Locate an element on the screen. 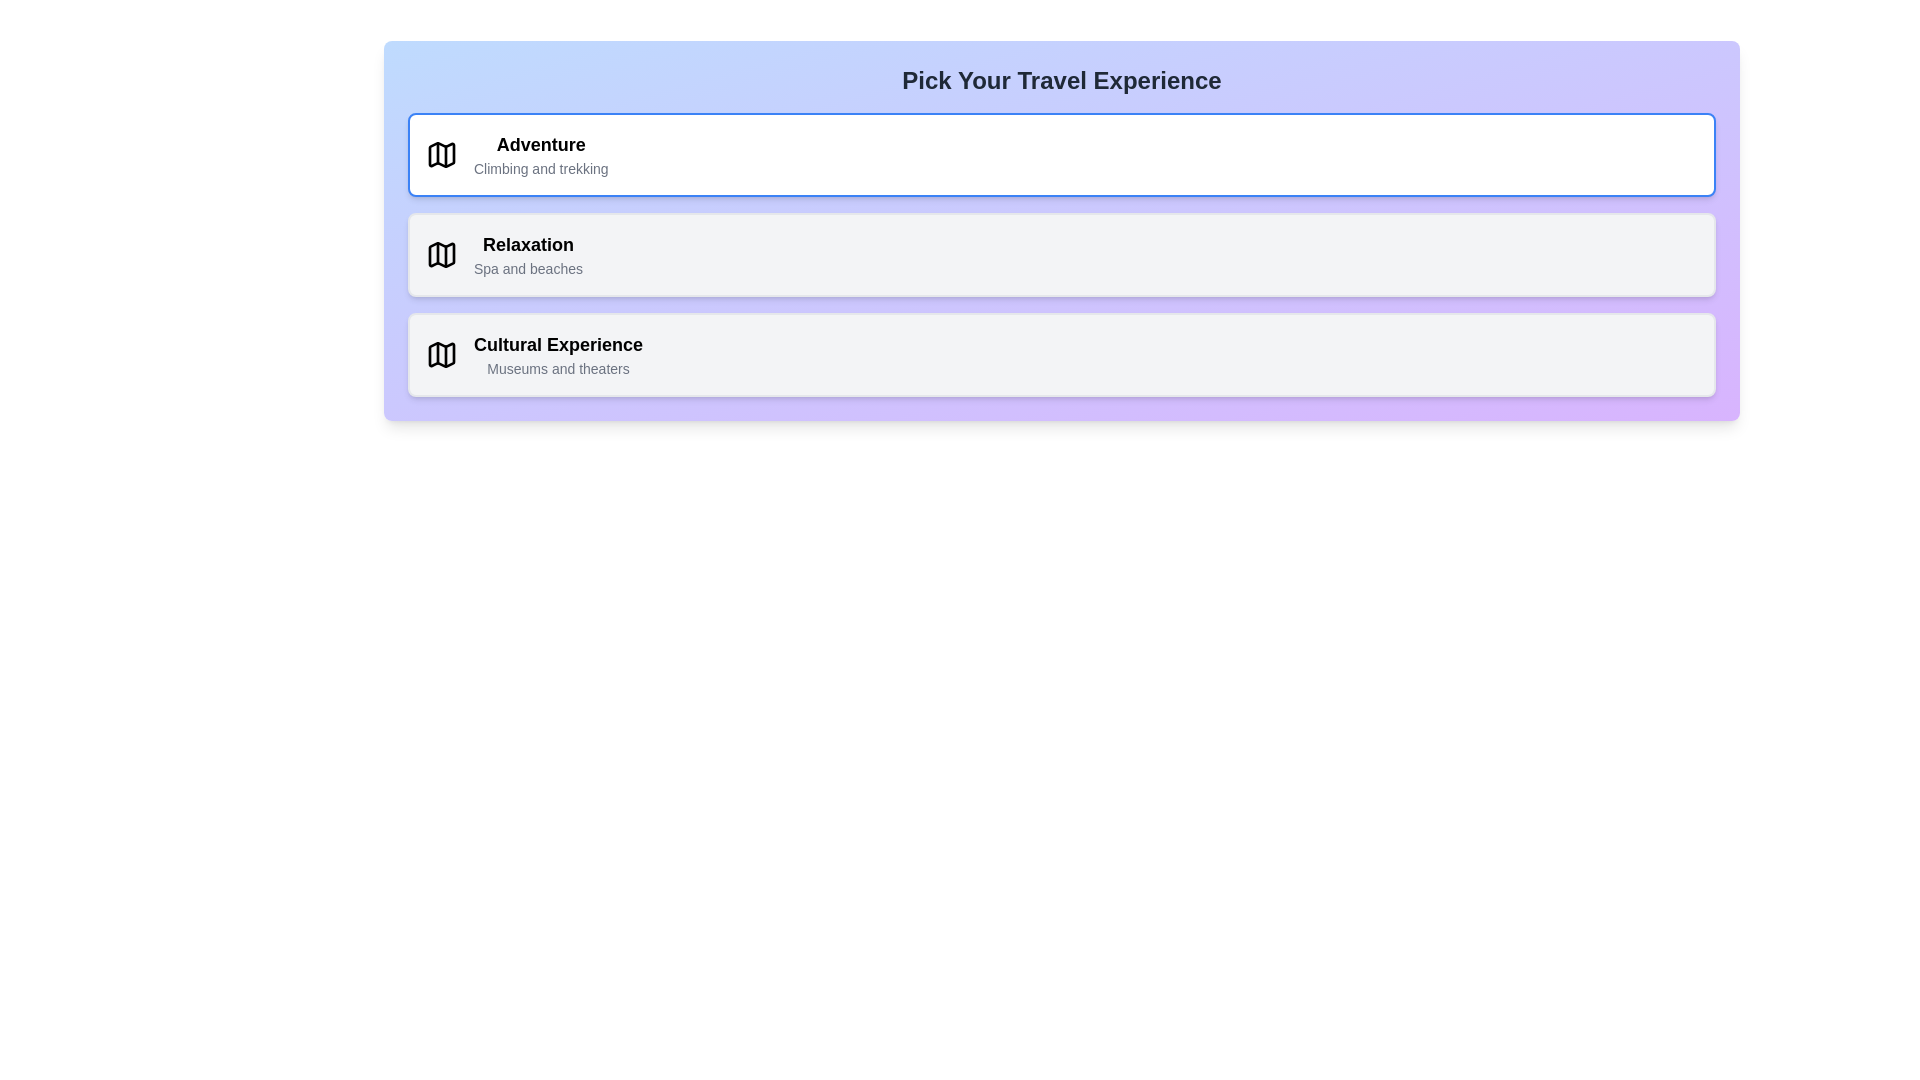 The image size is (1920, 1080). the 'Relaxation' option card is located at coordinates (528, 253).